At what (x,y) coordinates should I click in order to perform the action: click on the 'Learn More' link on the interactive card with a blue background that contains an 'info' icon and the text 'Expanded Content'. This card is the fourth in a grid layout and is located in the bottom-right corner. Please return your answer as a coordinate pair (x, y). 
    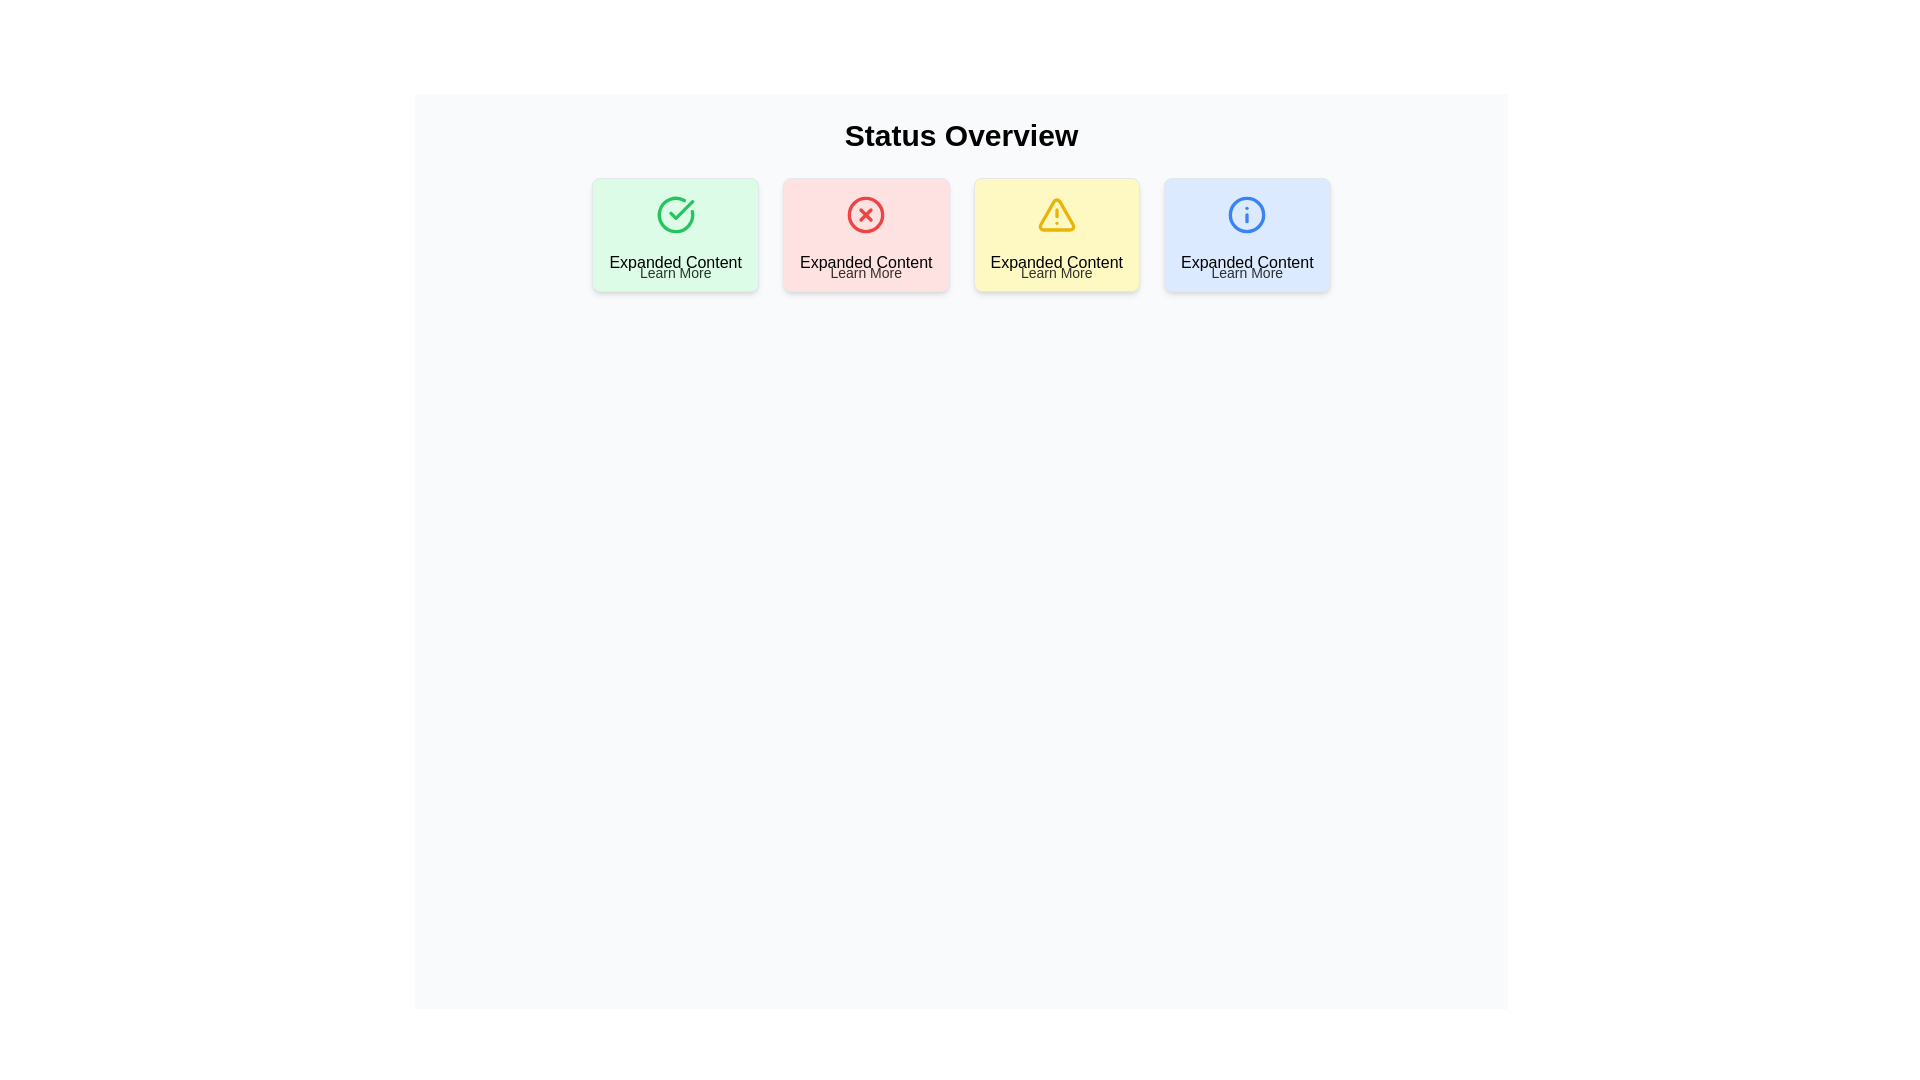
    Looking at the image, I should click on (1246, 234).